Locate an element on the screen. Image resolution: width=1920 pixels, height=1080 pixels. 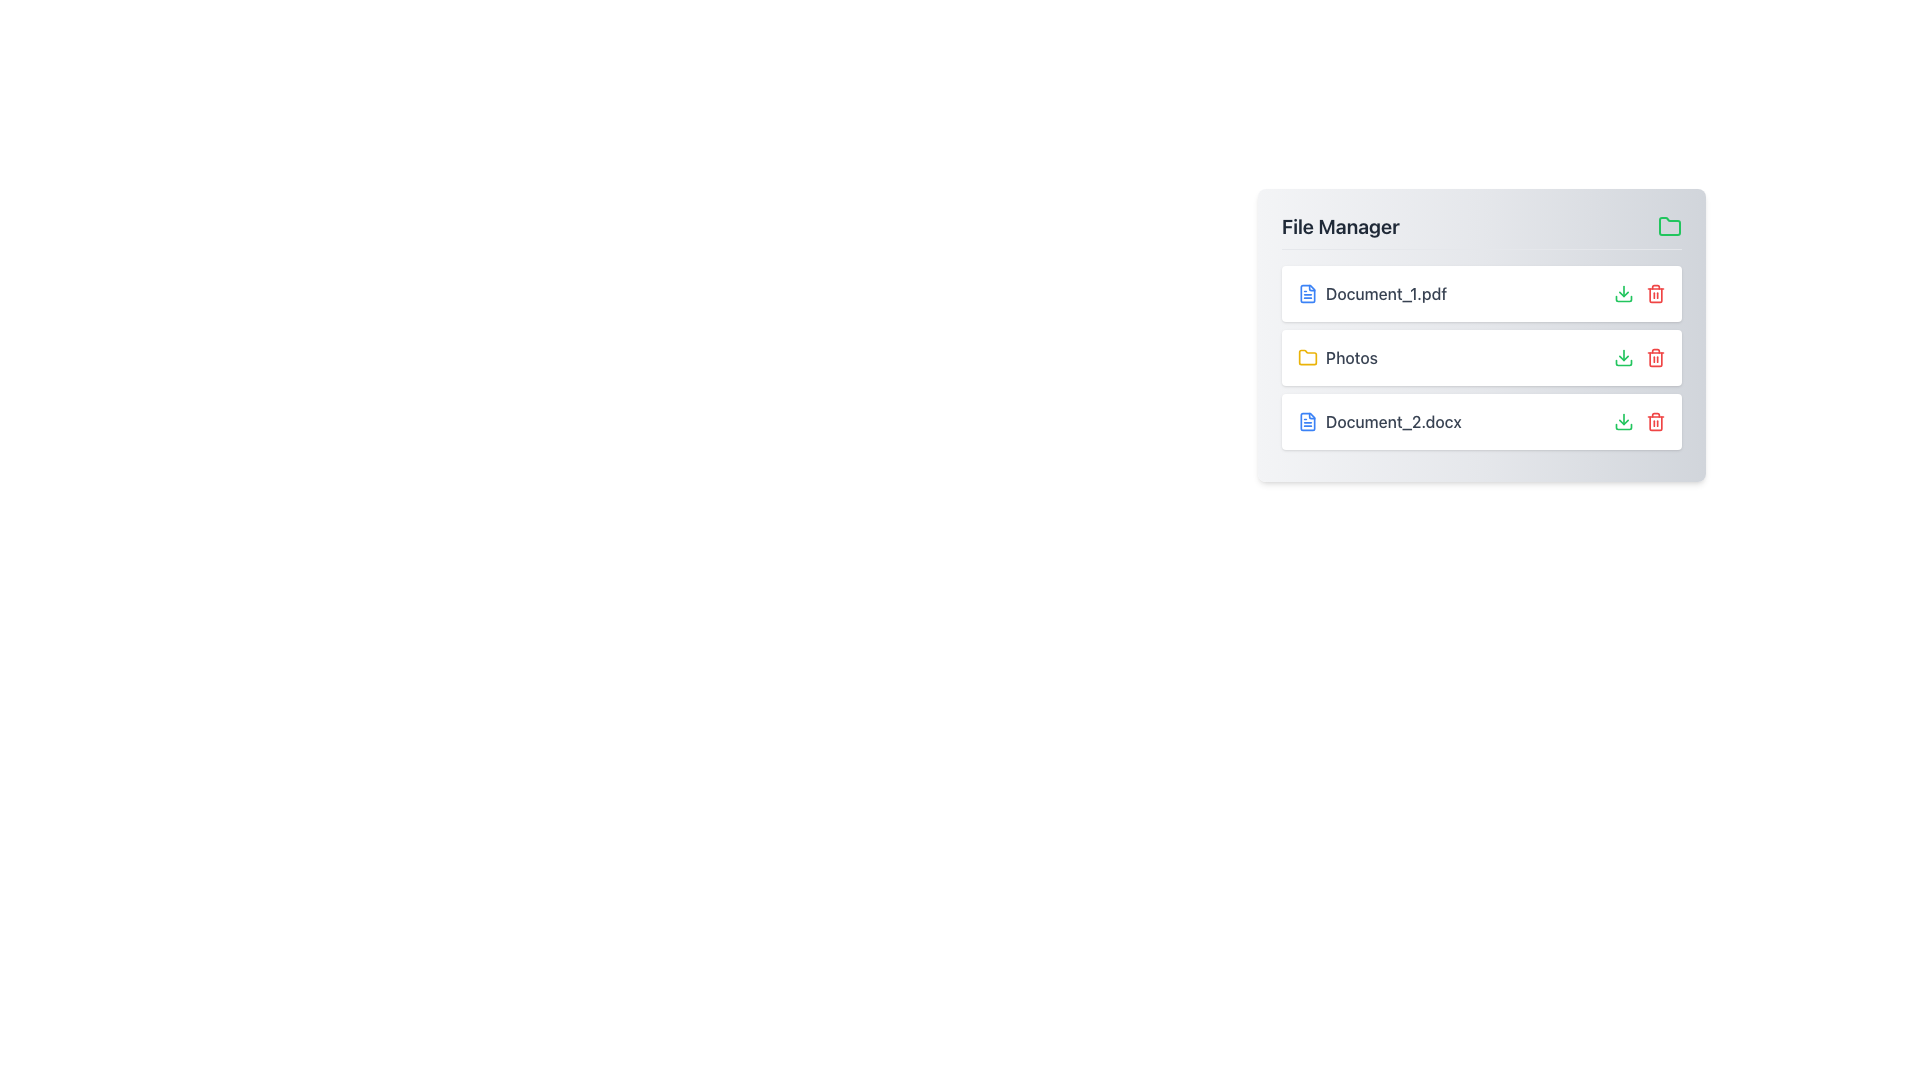
the download button icon located in the 'File Manager' section next to 'Document_1.pdf' is located at coordinates (1623, 293).